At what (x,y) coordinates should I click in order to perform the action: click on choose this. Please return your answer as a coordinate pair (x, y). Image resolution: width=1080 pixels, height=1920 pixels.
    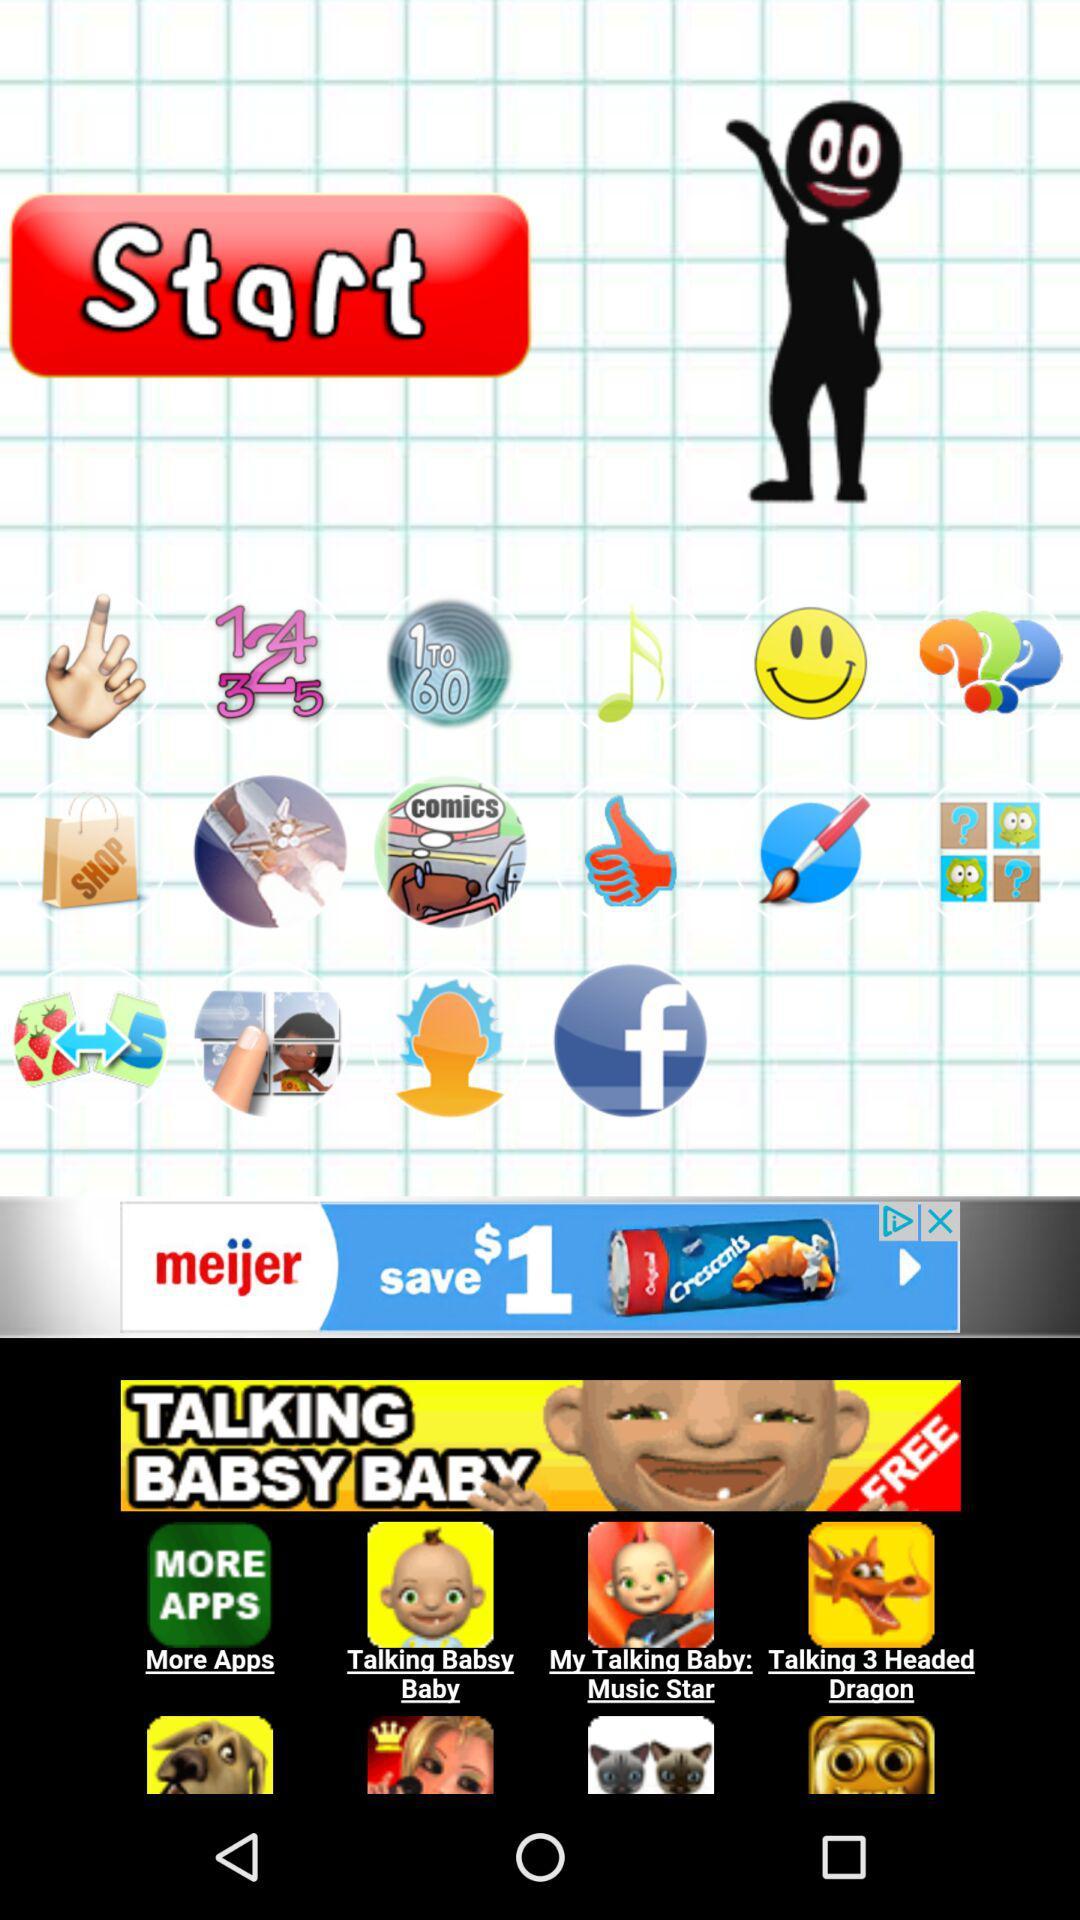
    Looking at the image, I should click on (810, 662).